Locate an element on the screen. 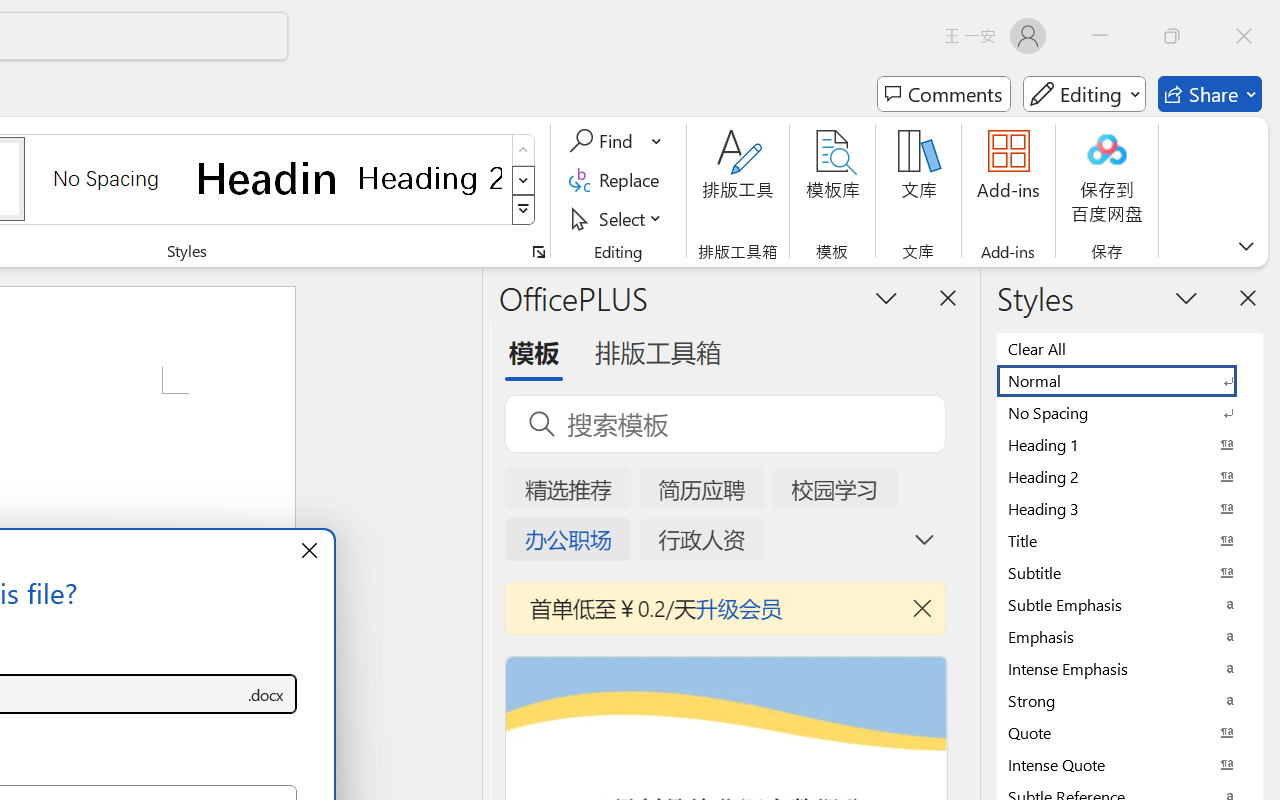 This screenshot has width=1280, height=800. 'Normal' is located at coordinates (1130, 379).